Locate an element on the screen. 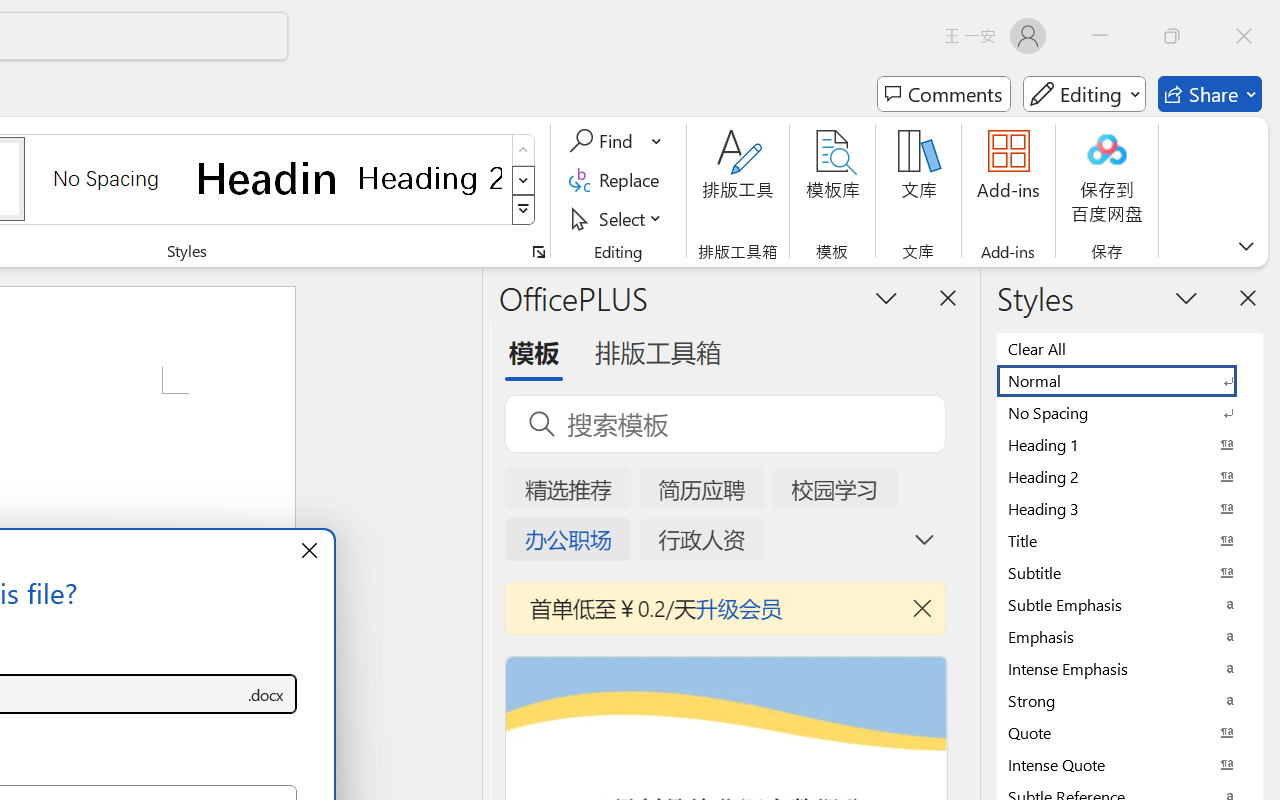 This screenshot has width=1280, height=800. 'Normal' is located at coordinates (1130, 379).